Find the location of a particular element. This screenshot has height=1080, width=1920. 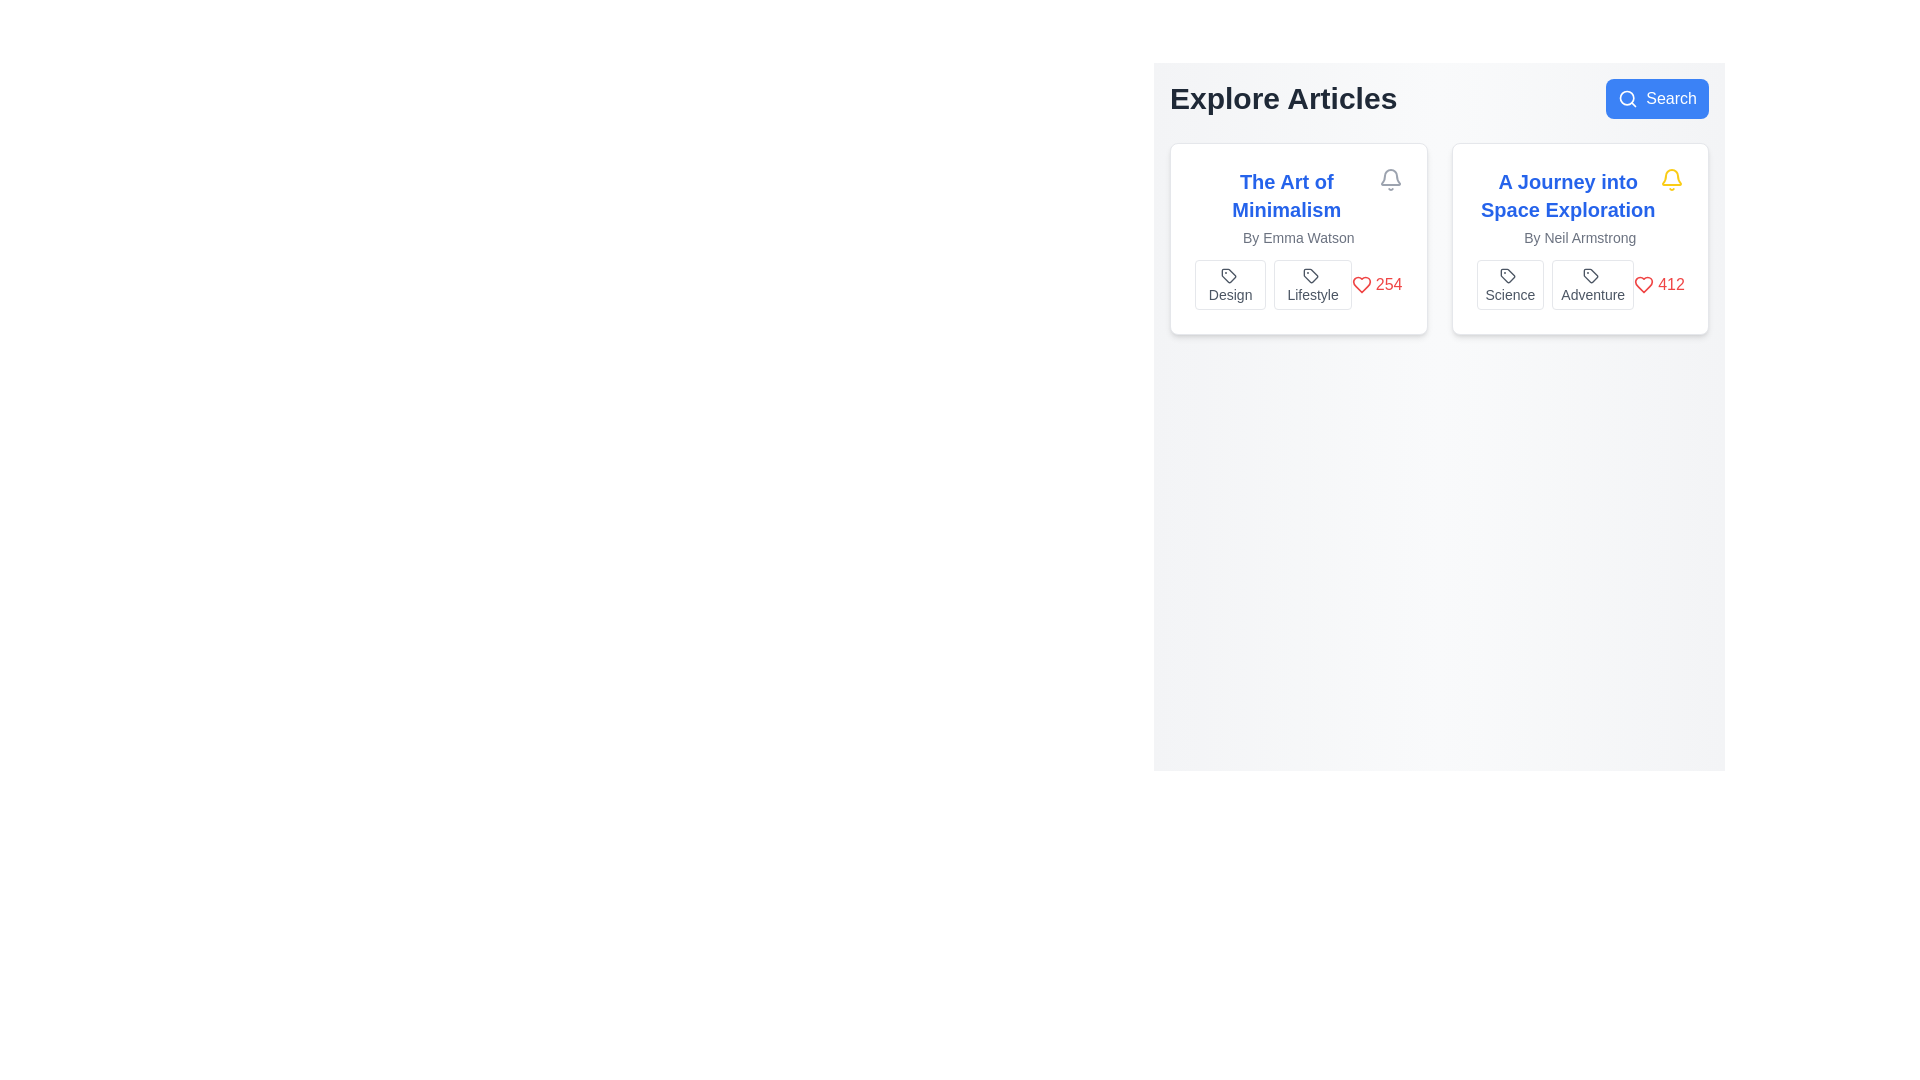

the tag group located beneath the article titled 'The Art of Minimalism' to filter content by category is located at coordinates (1272, 285).